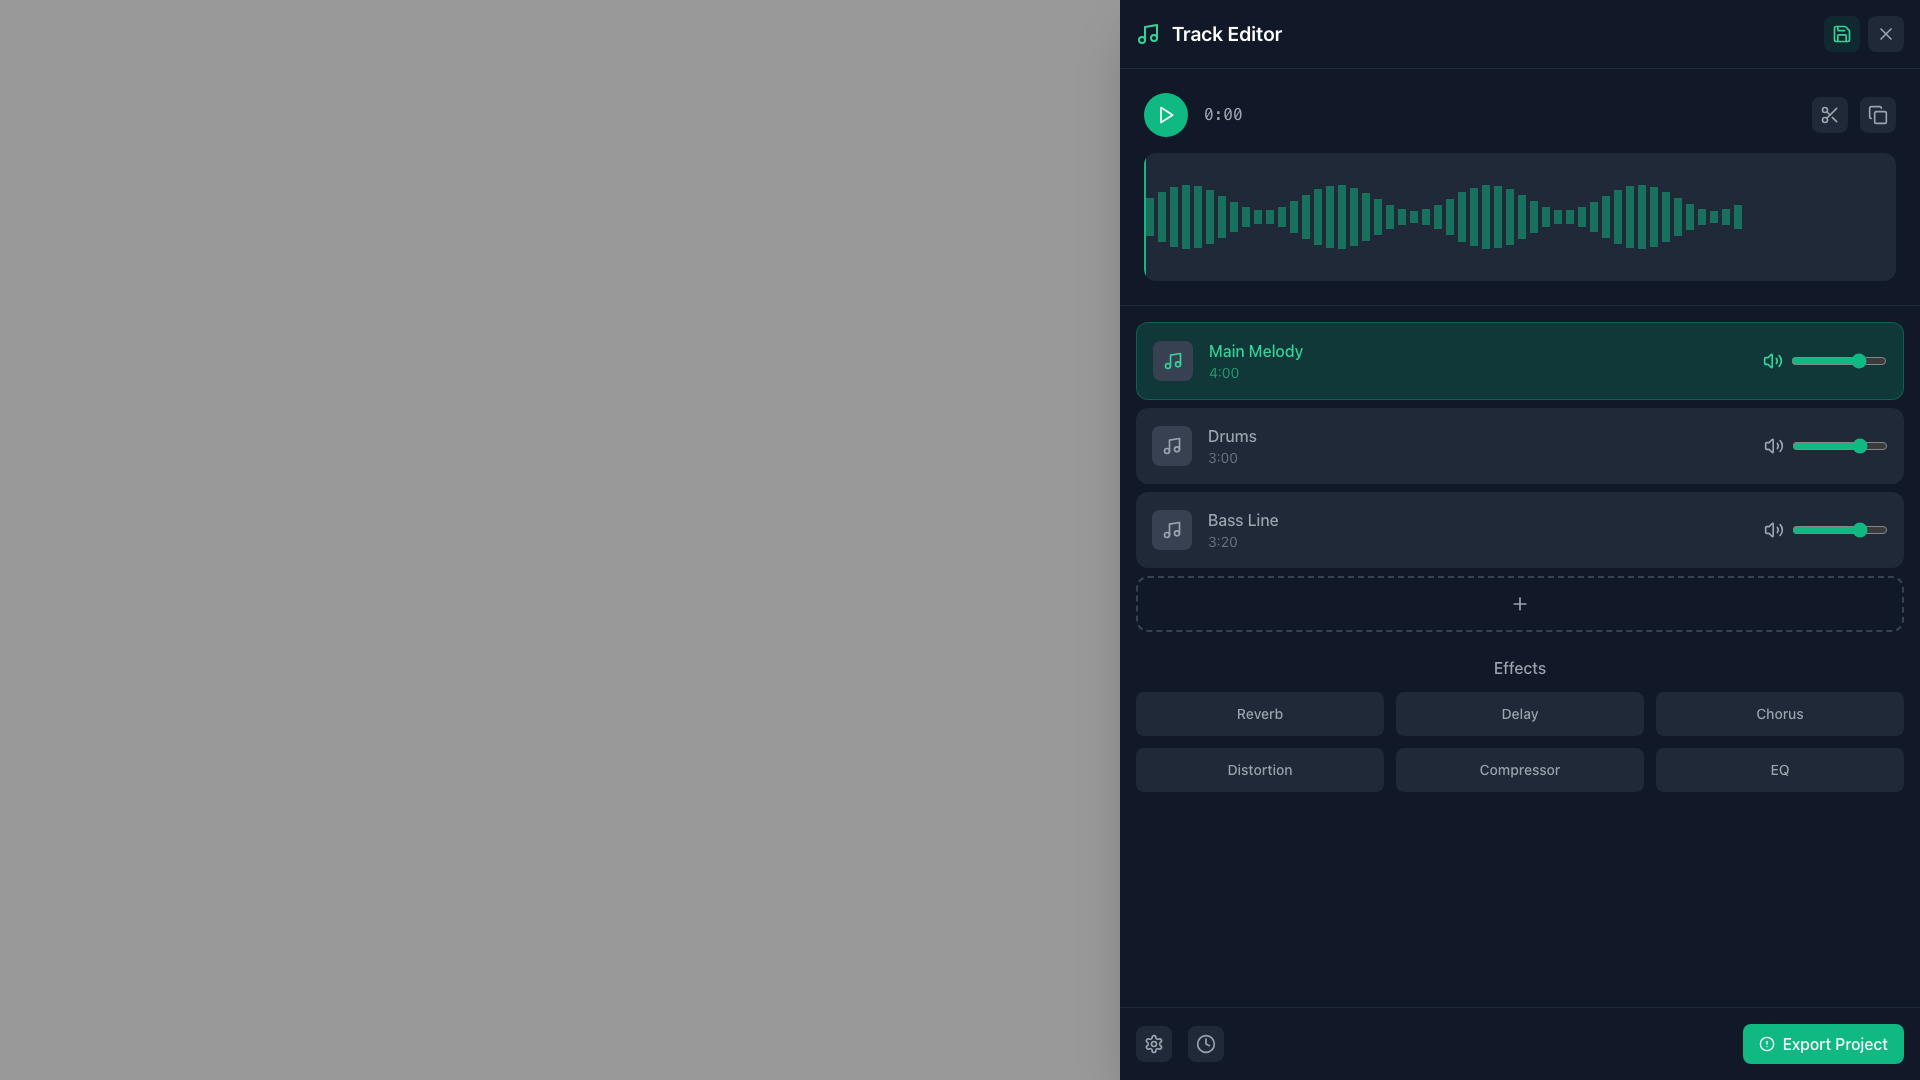 The width and height of the screenshot is (1920, 1080). What do you see at coordinates (1818, 528) in the screenshot?
I see `the slider value` at bounding box center [1818, 528].